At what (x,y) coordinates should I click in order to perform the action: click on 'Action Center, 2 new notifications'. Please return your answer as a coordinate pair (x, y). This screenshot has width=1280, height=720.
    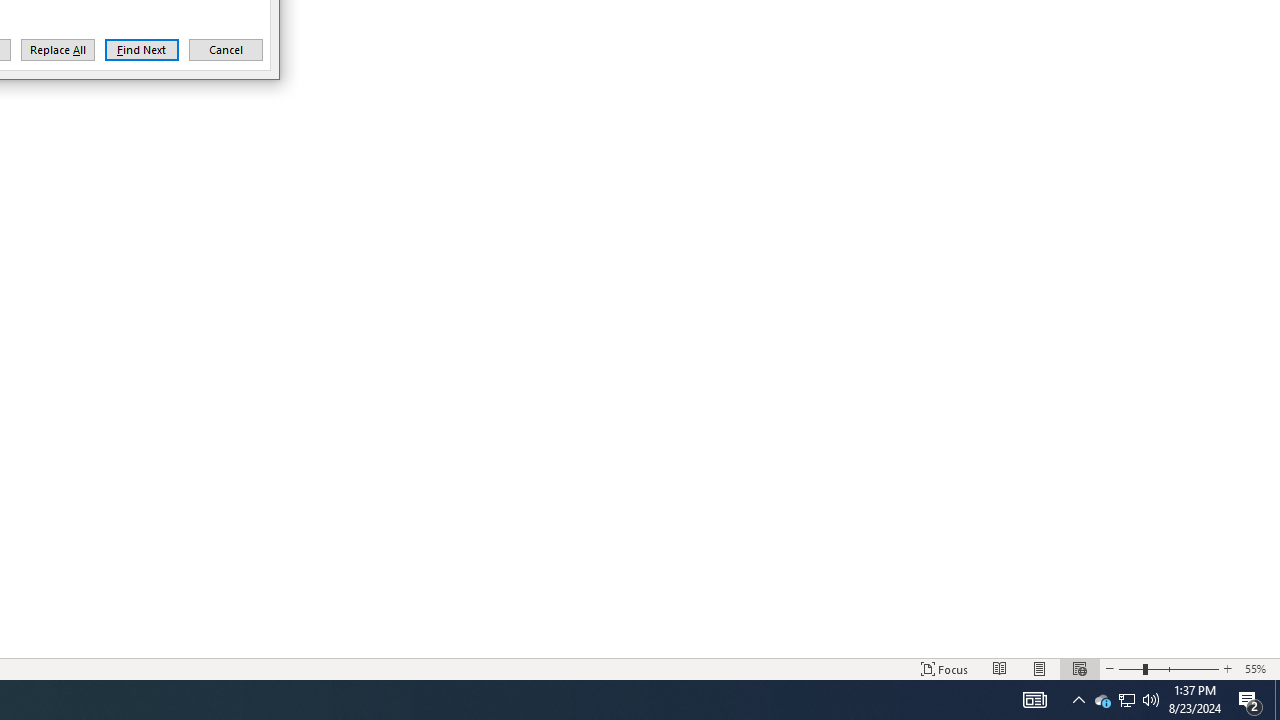
    Looking at the image, I should click on (1250, 698).